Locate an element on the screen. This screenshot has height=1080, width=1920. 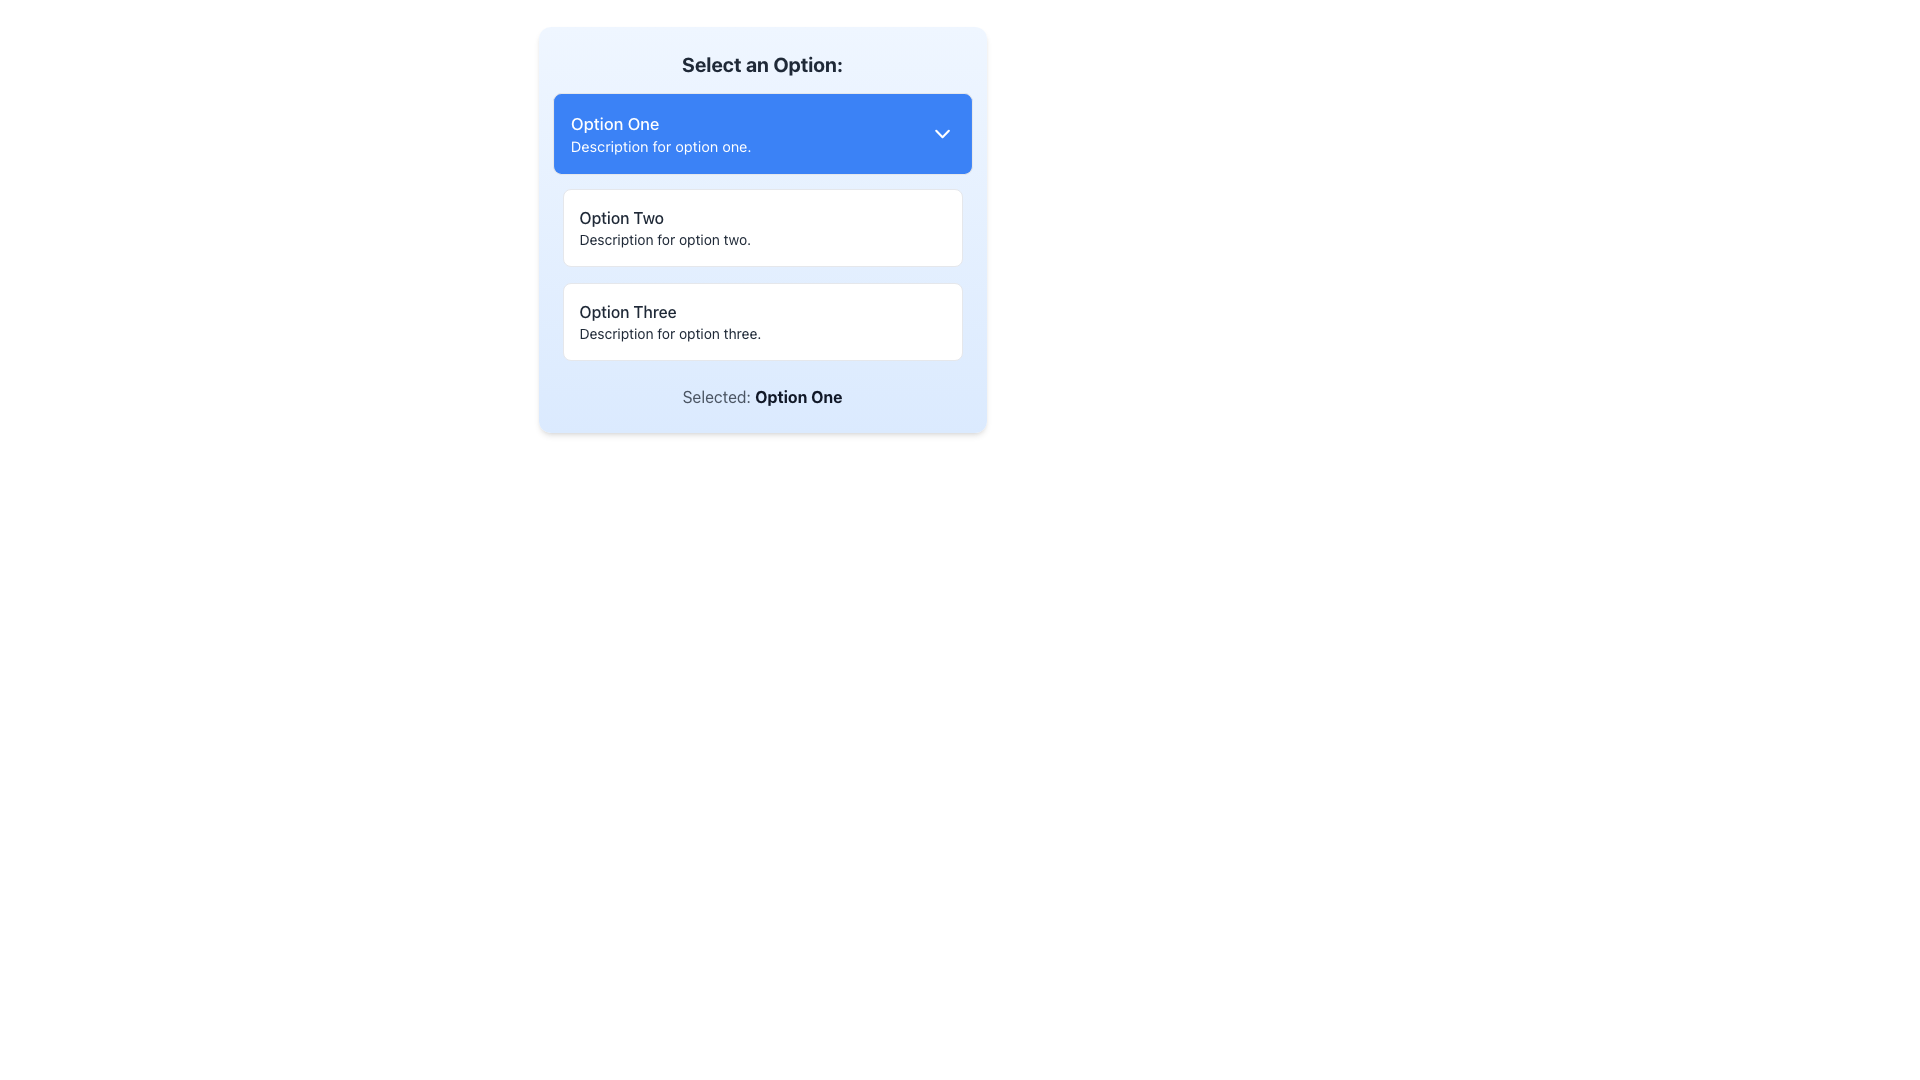
the button labeled 'Option Three' is located at coordinates (761, 320).